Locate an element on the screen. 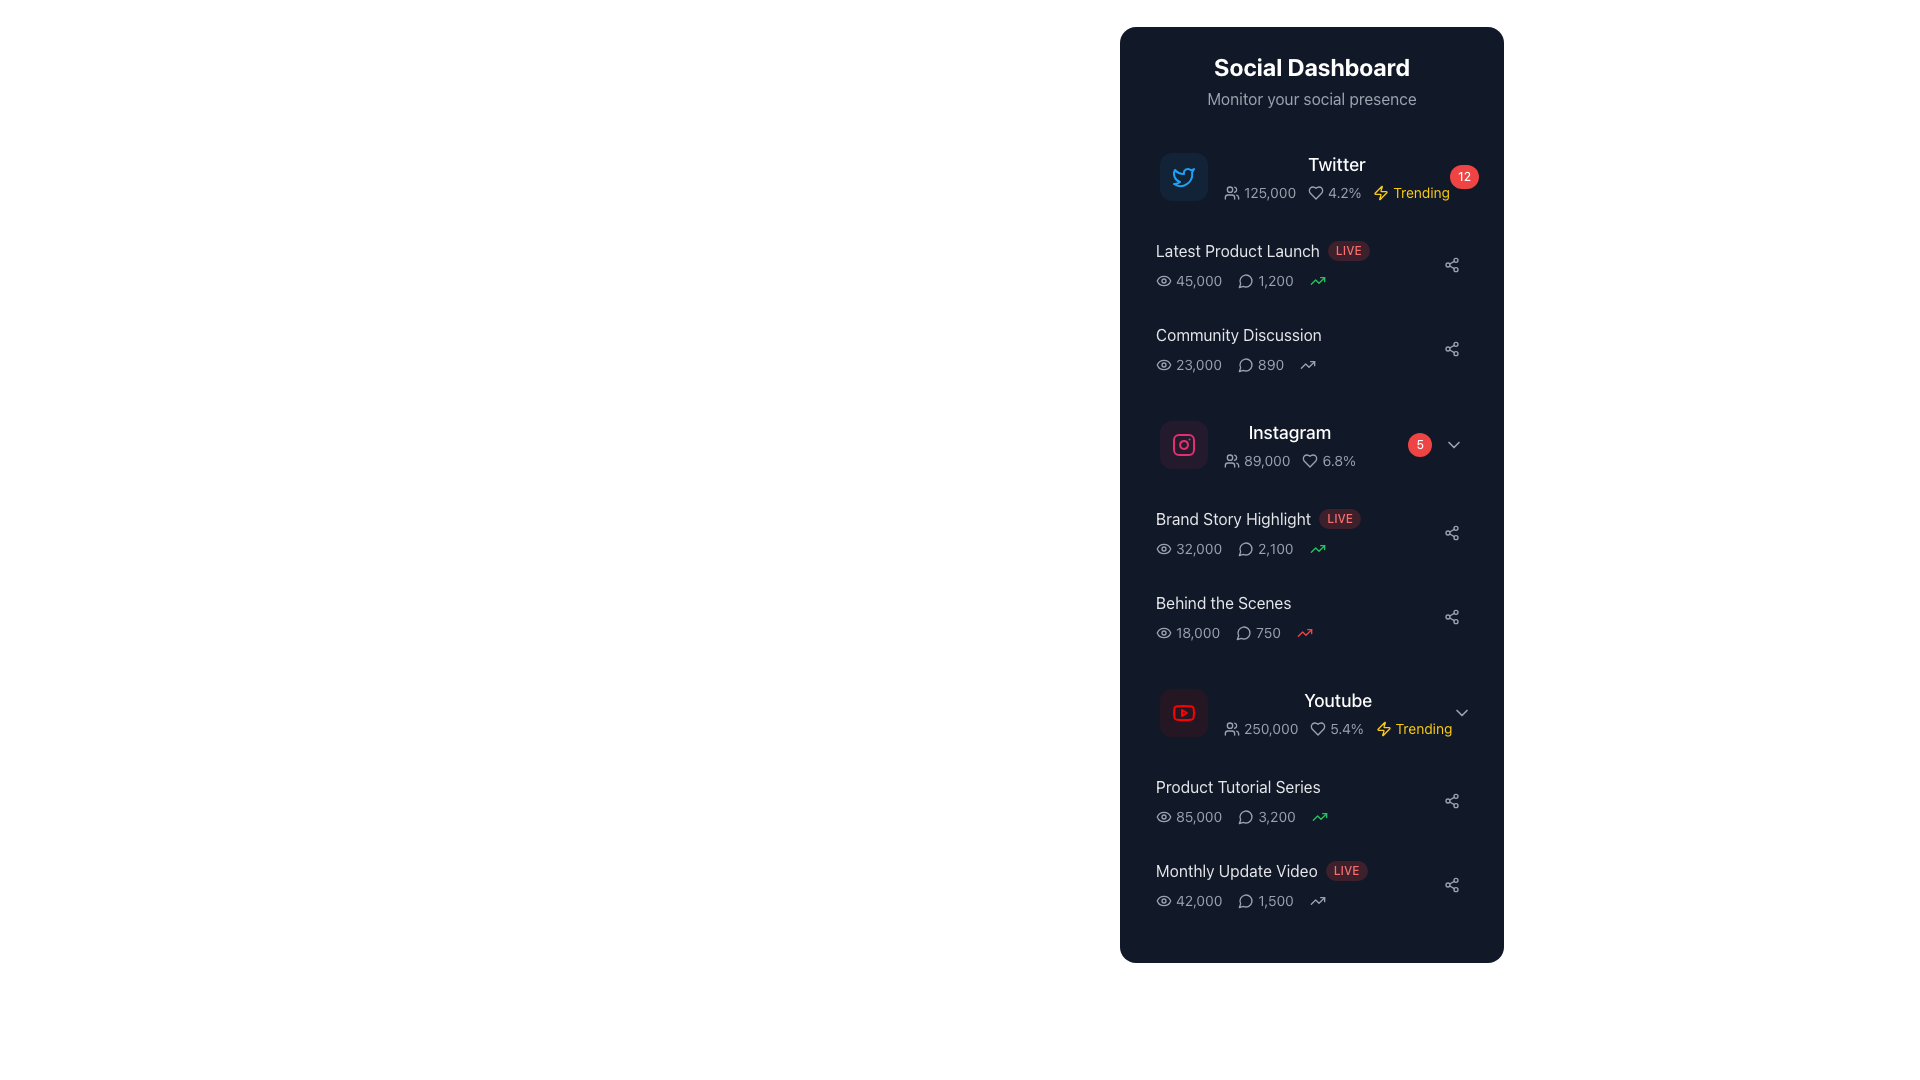 The image size is (1920, 1080). the text label that provides information about the number of followers for the Twitter account, located in the Twitter metrics section of the Social Dashboard, positioned next to the icon of two people is located at coordinates (1259, 192).